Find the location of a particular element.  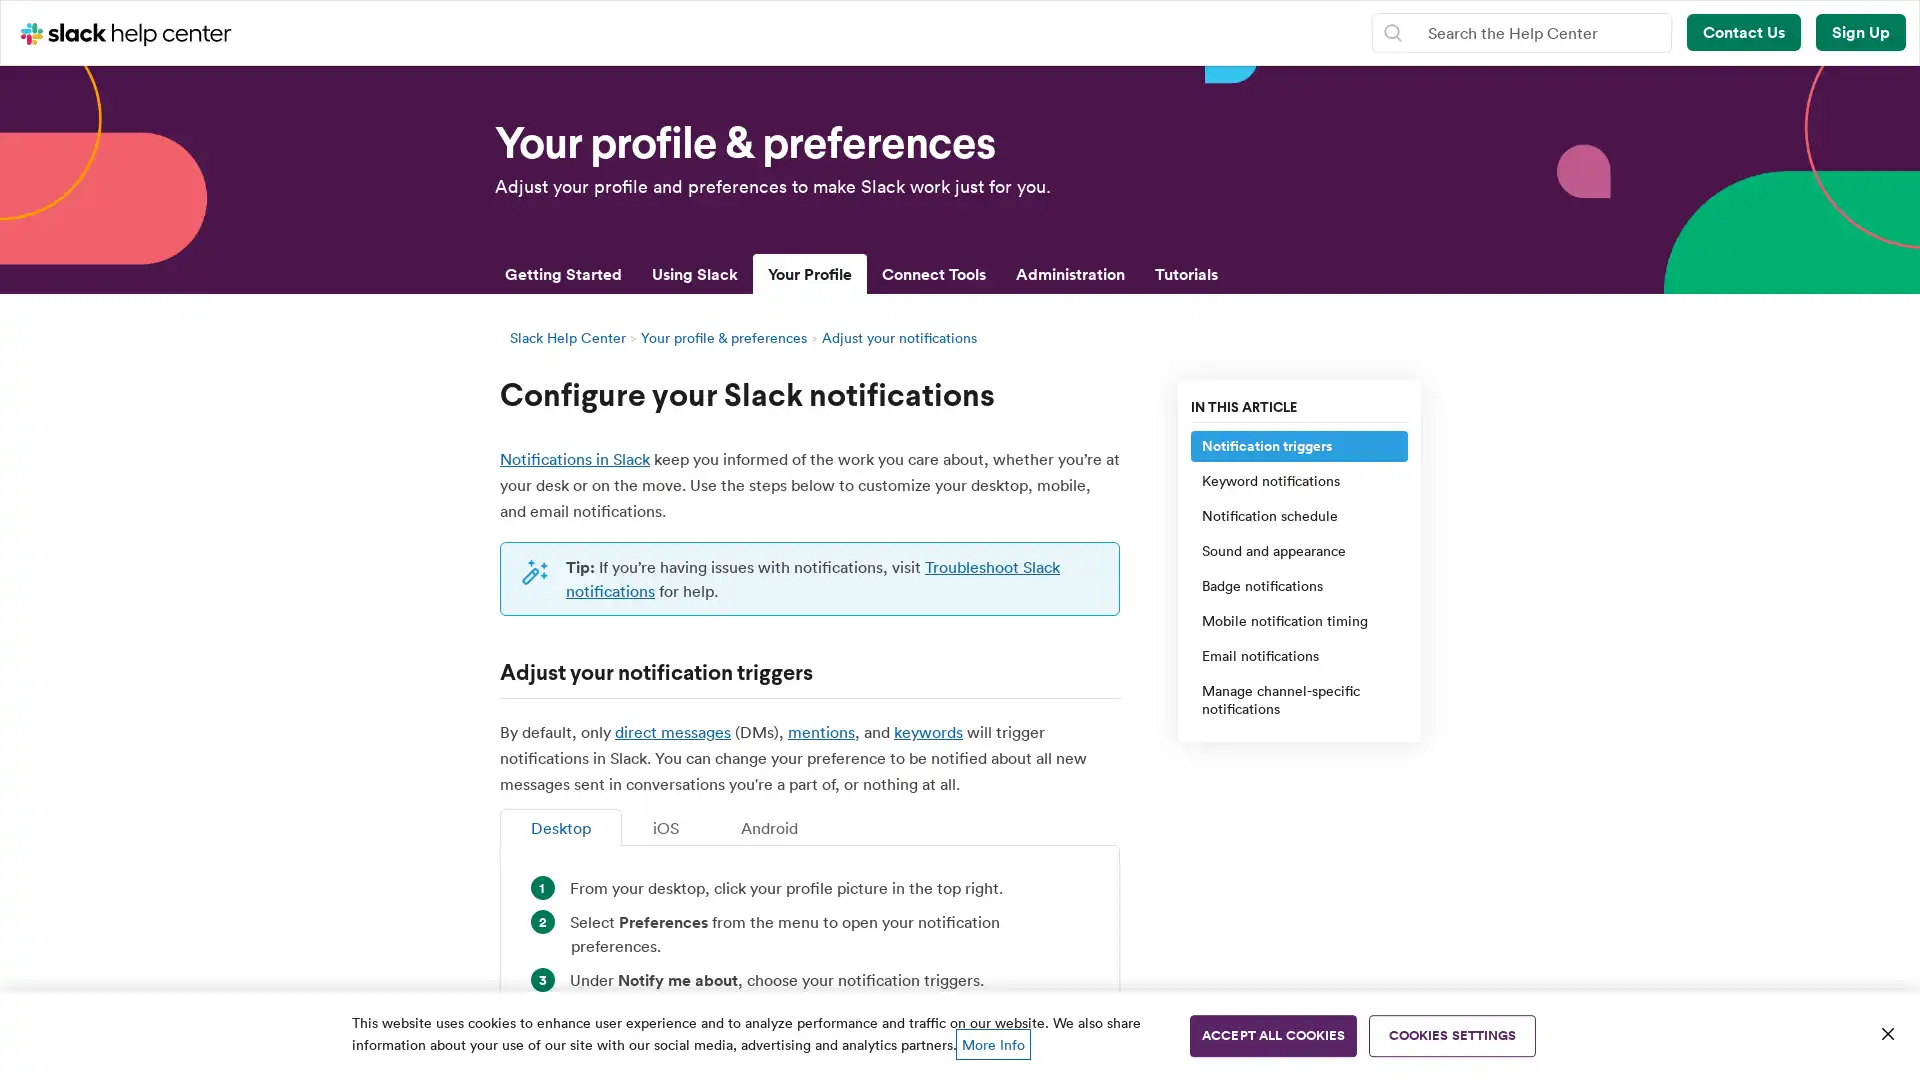

Close is located at coordinates (1886, 1033).